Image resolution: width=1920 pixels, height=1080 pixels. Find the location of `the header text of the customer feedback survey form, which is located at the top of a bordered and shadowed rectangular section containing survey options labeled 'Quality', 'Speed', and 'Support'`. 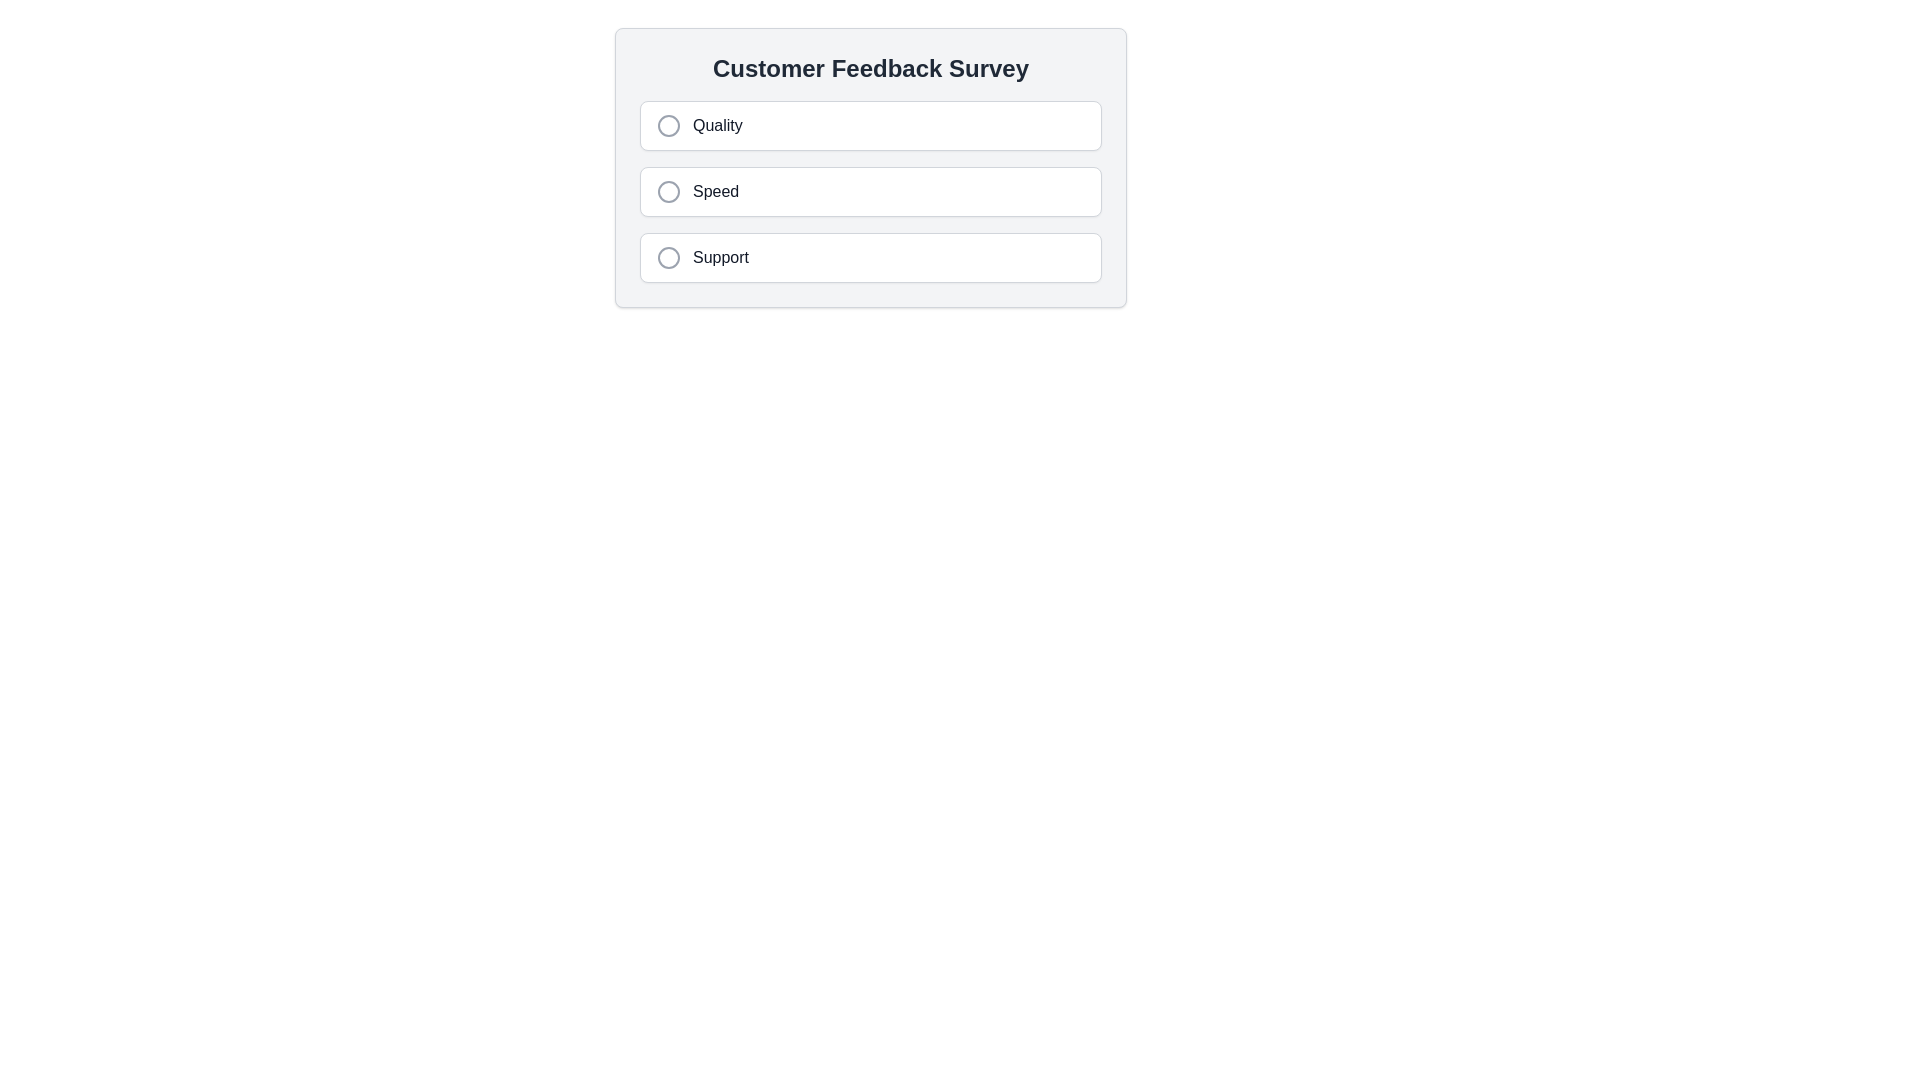

the header text of the customer feedback survey form, which is located at the top of a bordered and shadowed rectangular section containing survey options labeled 'Quality', 'Speed', and 'Support' is located at coordinates (870, 68).